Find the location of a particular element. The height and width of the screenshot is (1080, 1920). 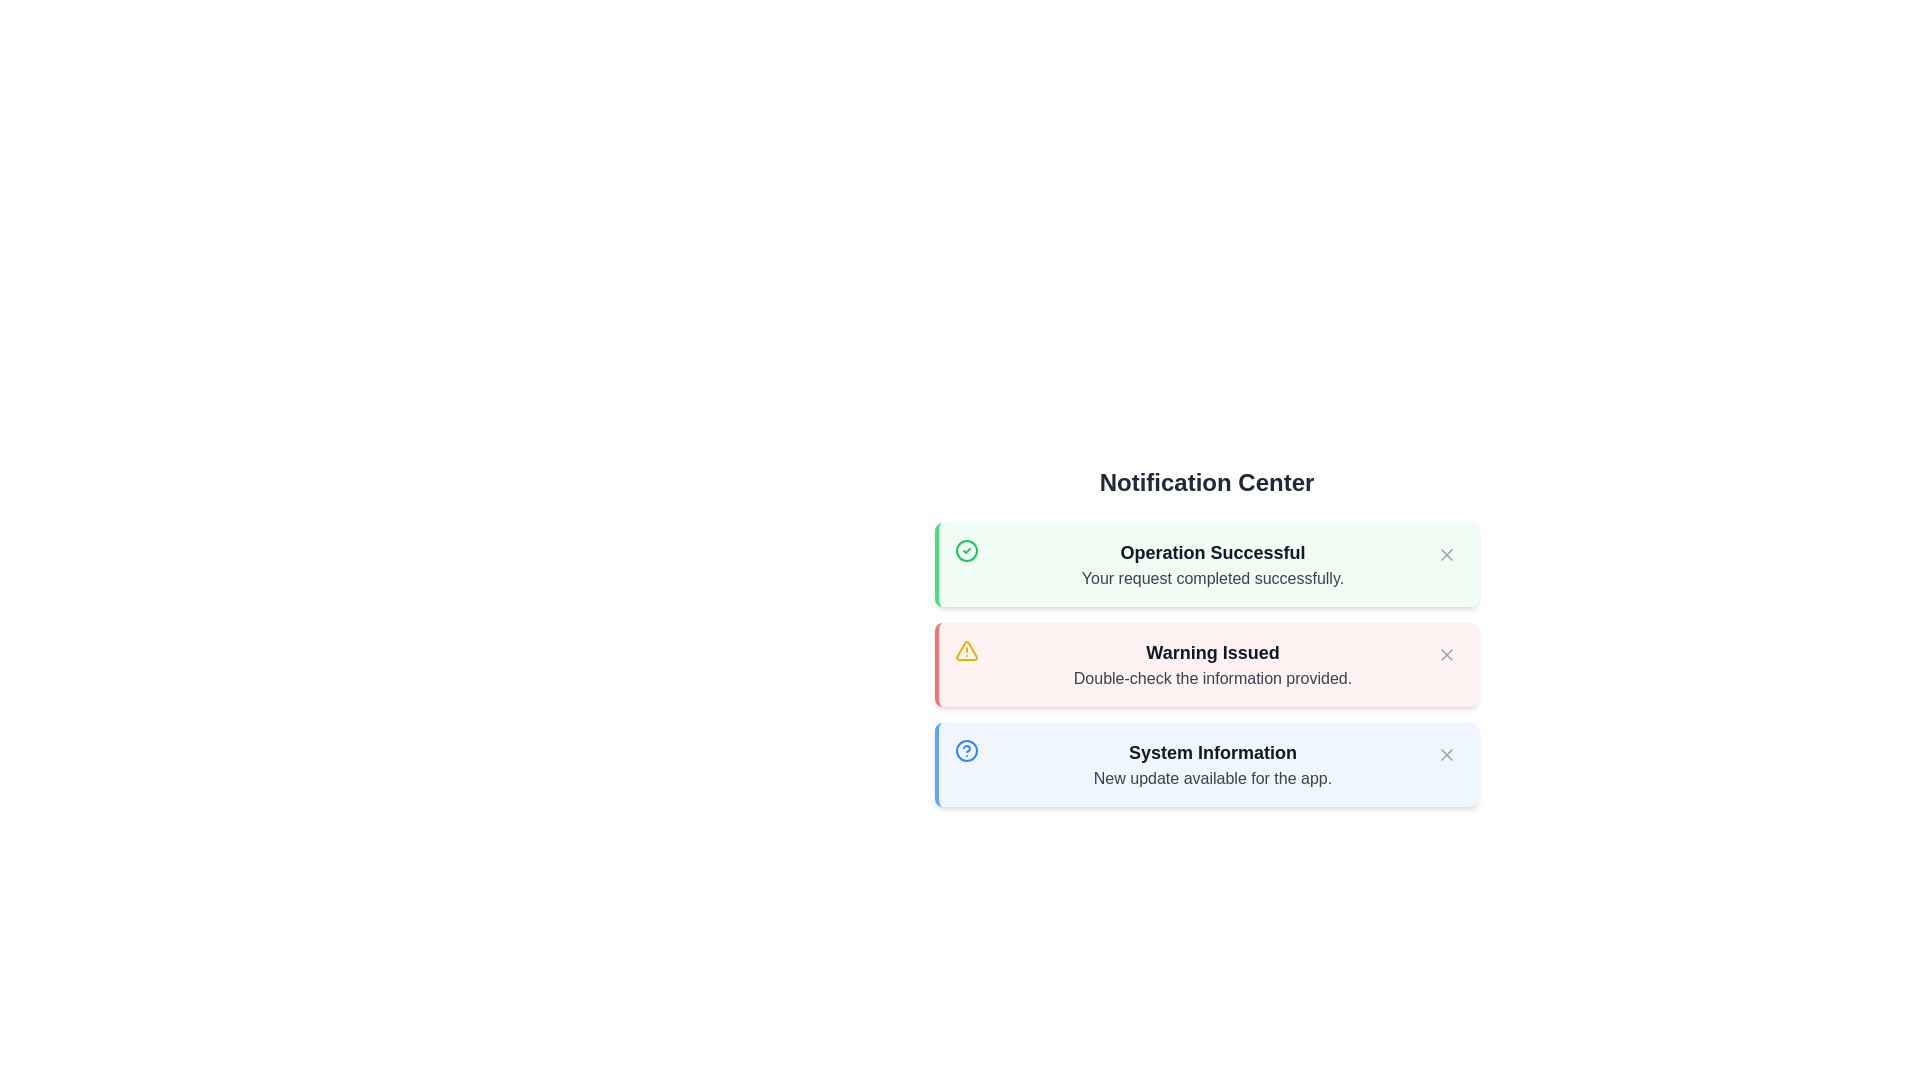

muted gray text displayed beneath the bold heading 'Warning Issued' in the notification box is located at coordinates (1212, 677).